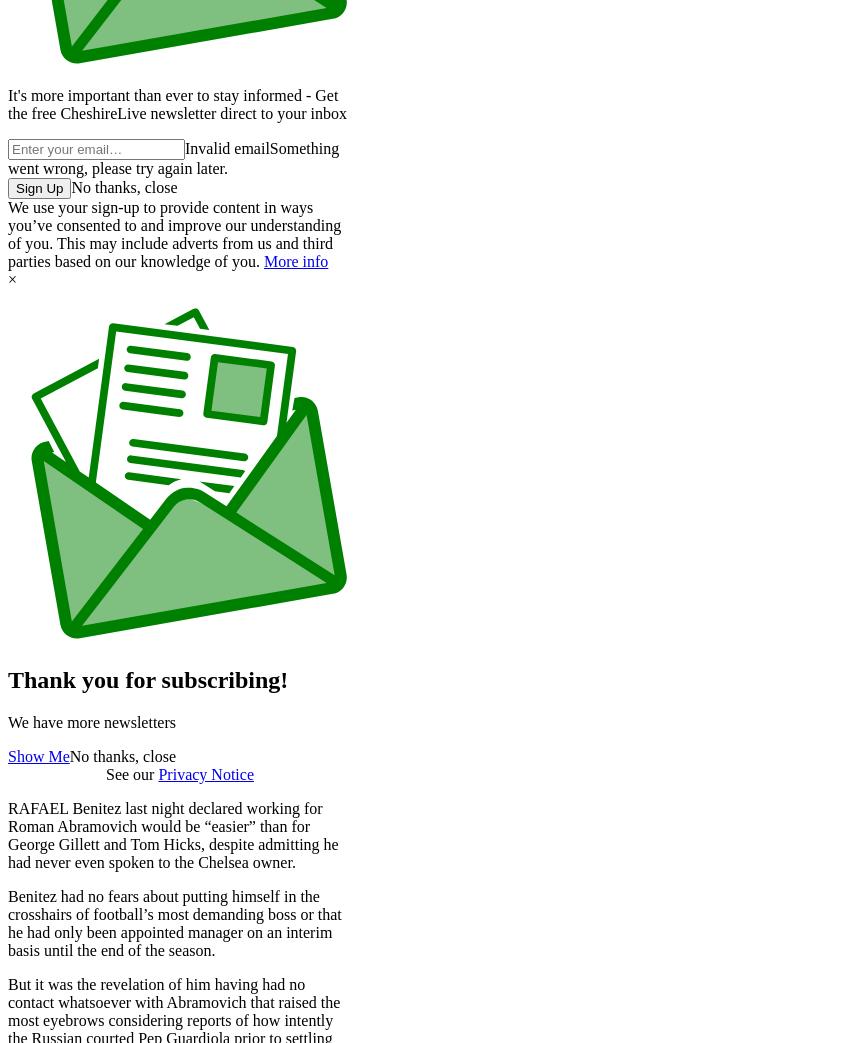  What do you see at coordinates (174, 234) in the screenshot?
I see `'We use your sign-up to provide content in ways you’ve consented to and improve our understanding of you. This may include adverts from us and third parties based on our knowledge of you.'` at bounding box center [174, 234].